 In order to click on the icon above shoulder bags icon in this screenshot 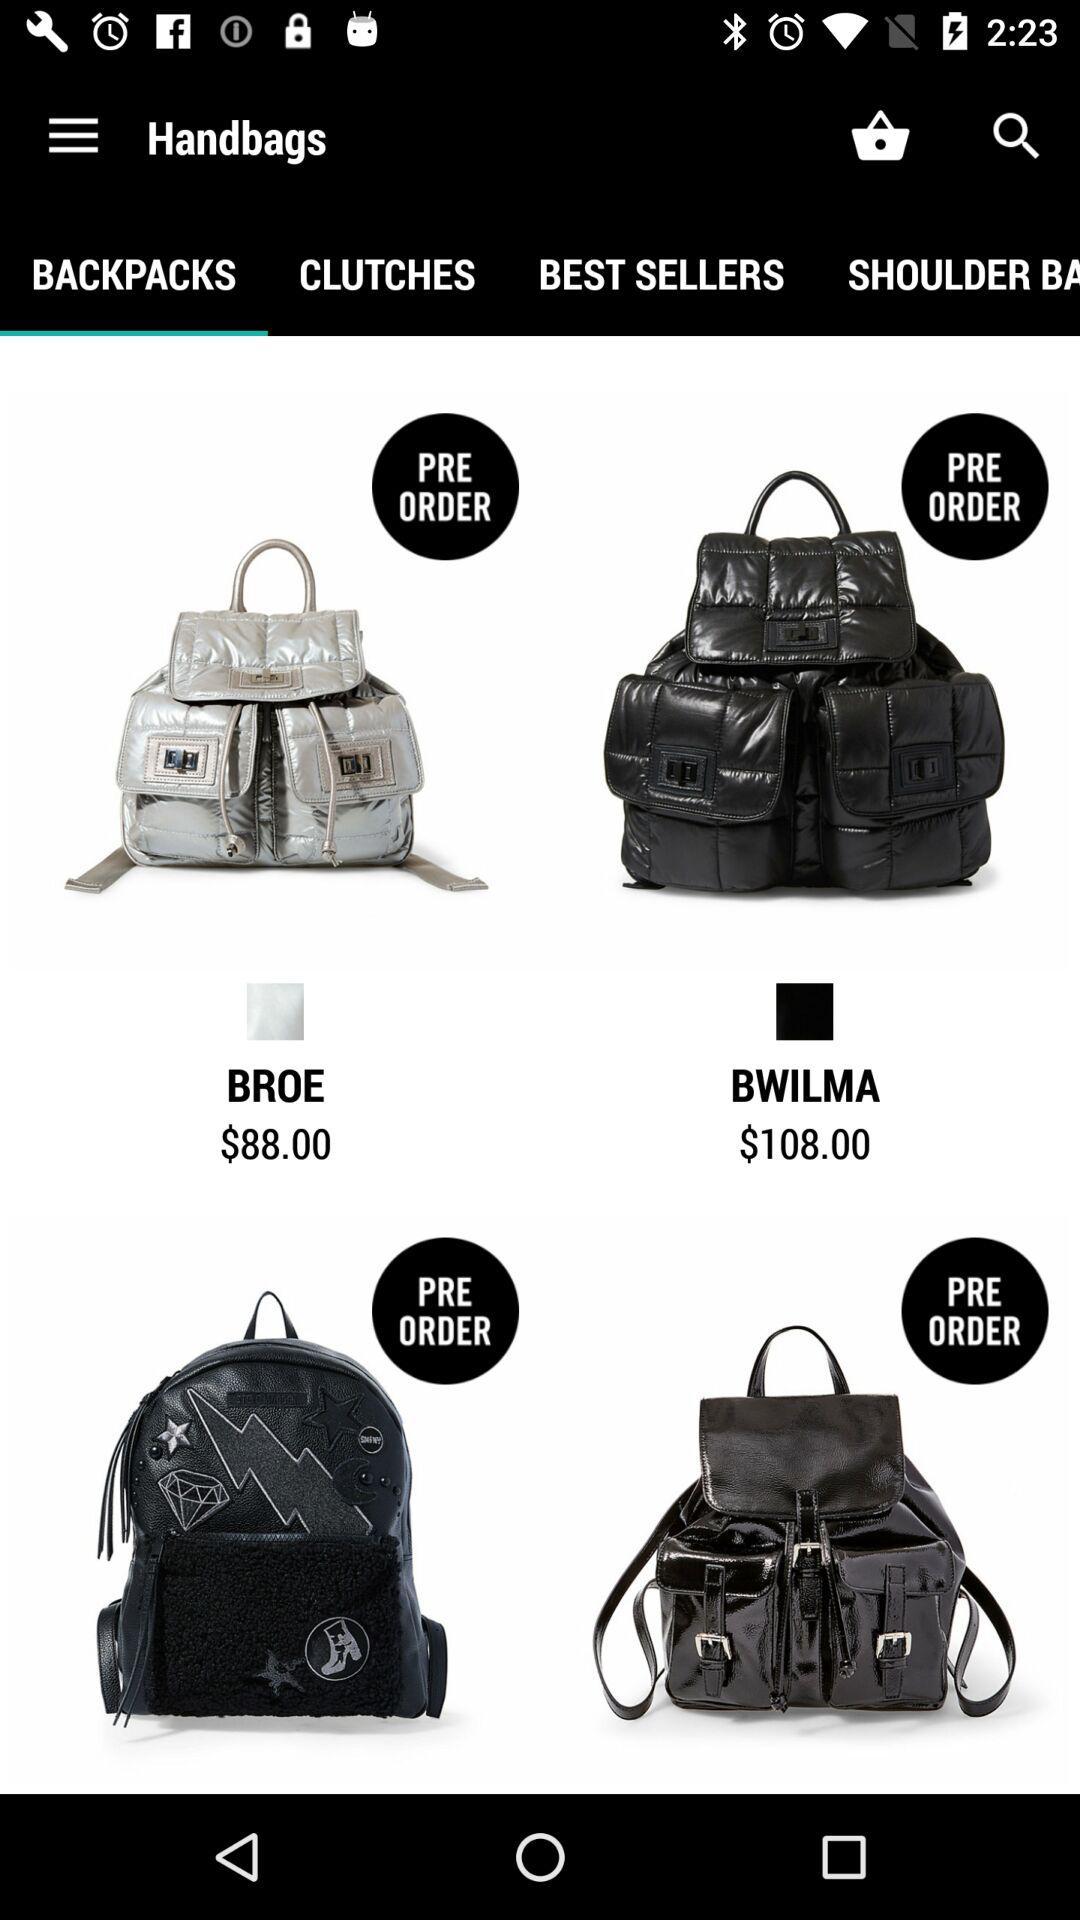, I will do `click(1017, 135)`.